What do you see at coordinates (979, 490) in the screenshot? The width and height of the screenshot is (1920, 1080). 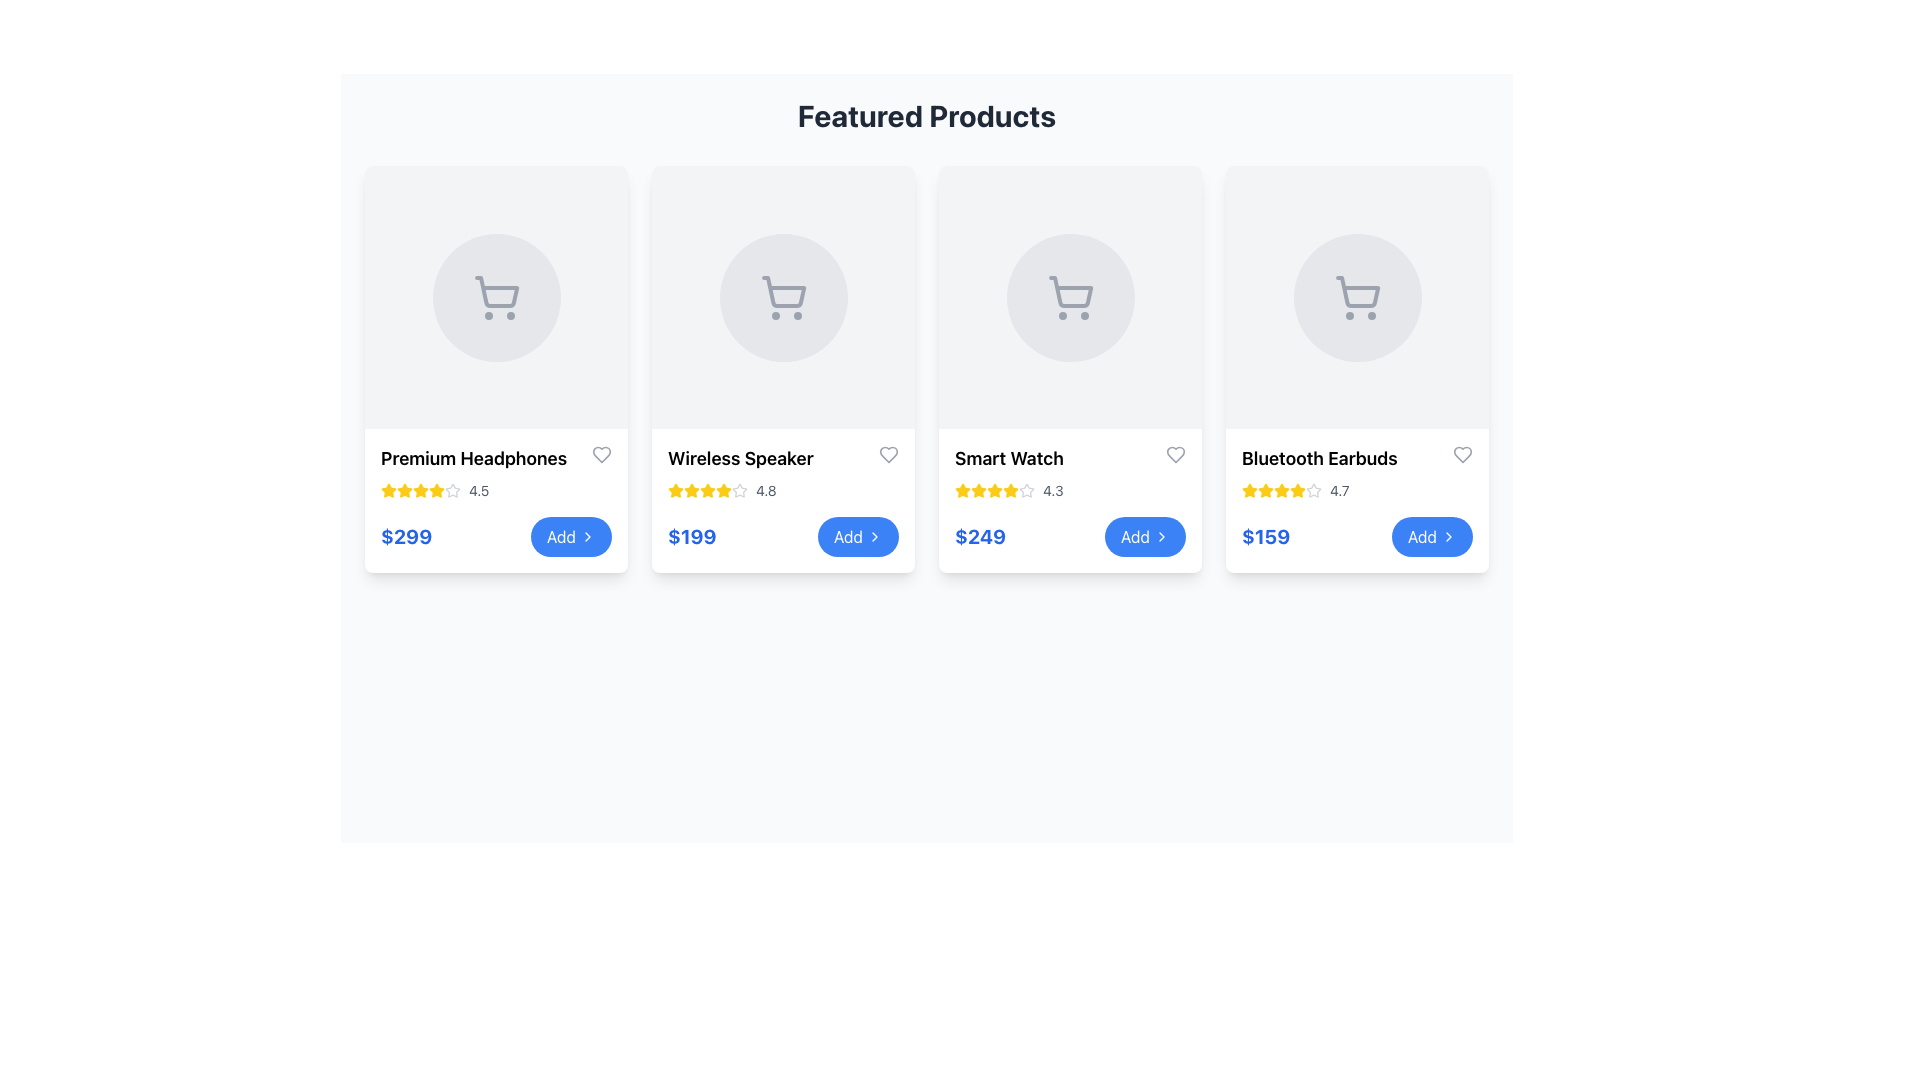 I see `the third star icon in the product rating section, which is a yellow star with a black outline, indicating a rating of '4.3'` at bounding box center [979, 490].